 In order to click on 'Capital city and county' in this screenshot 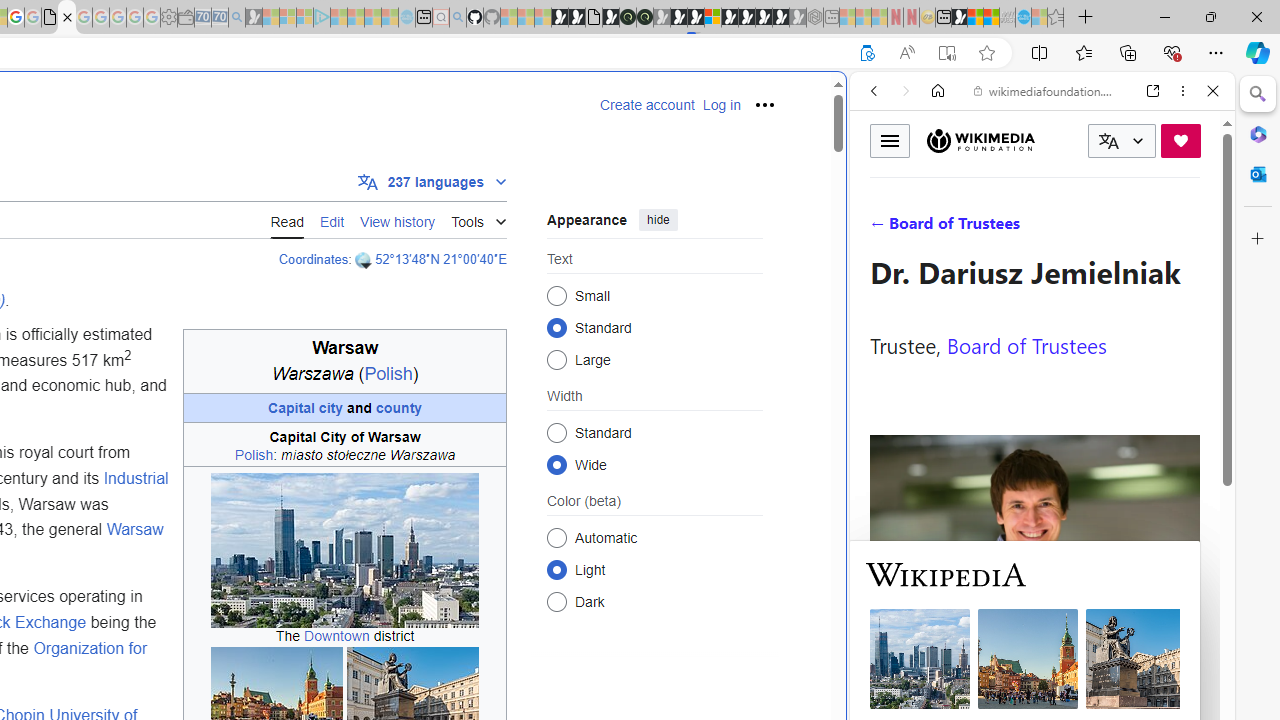, I will do `click(344, 407)`.